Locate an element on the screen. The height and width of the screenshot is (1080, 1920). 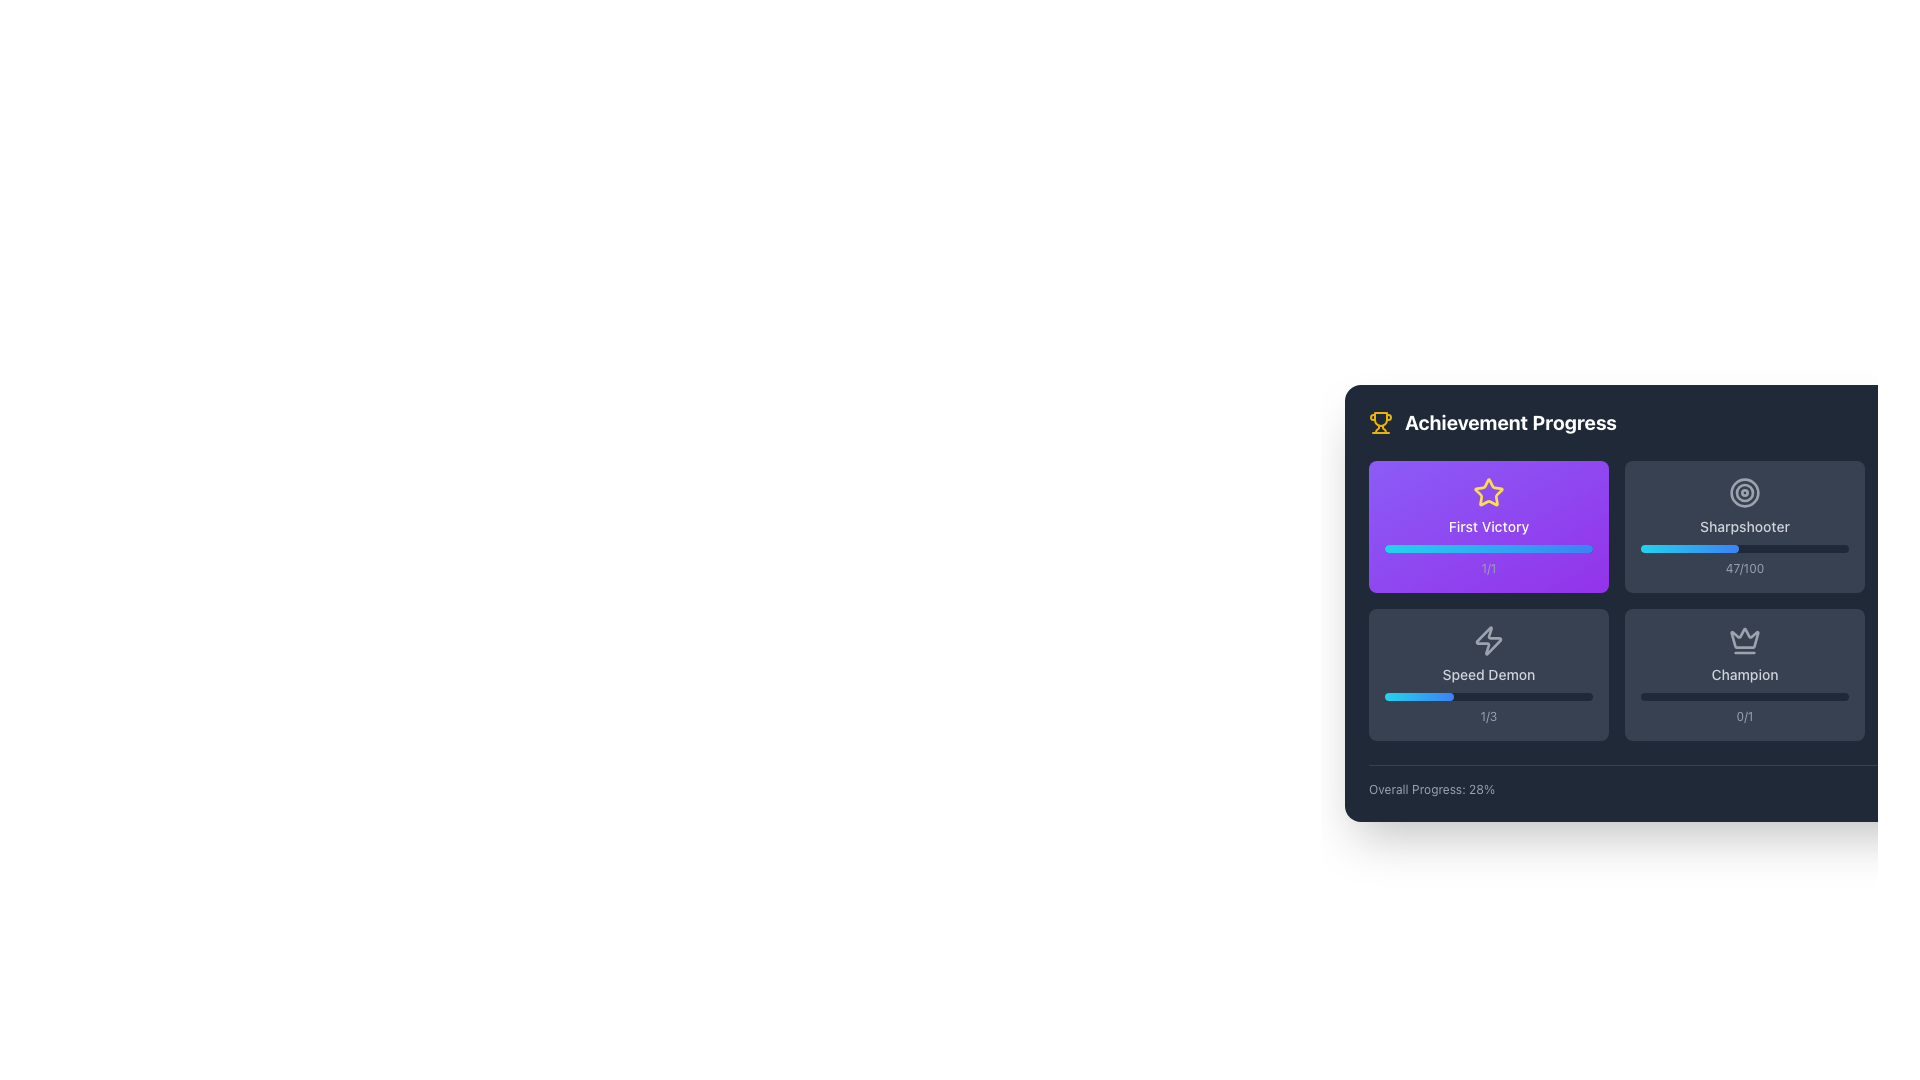
the gray crown icon located at the top-center of the 'Champion' card in the bottom-right of the Achievement Progress section is located at coordinates (1744, 638).